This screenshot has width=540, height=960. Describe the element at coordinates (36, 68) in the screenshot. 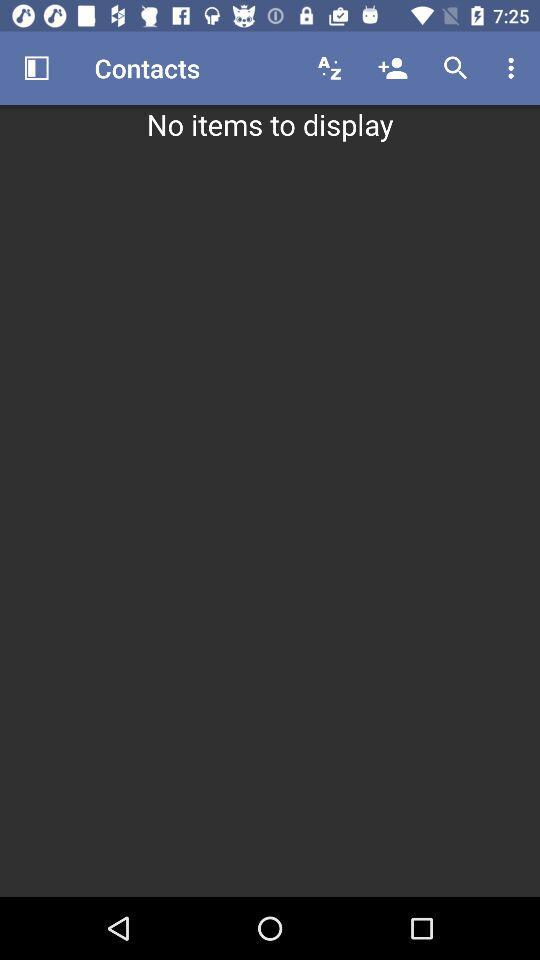

I see `the item above the no items to icon` at that location.